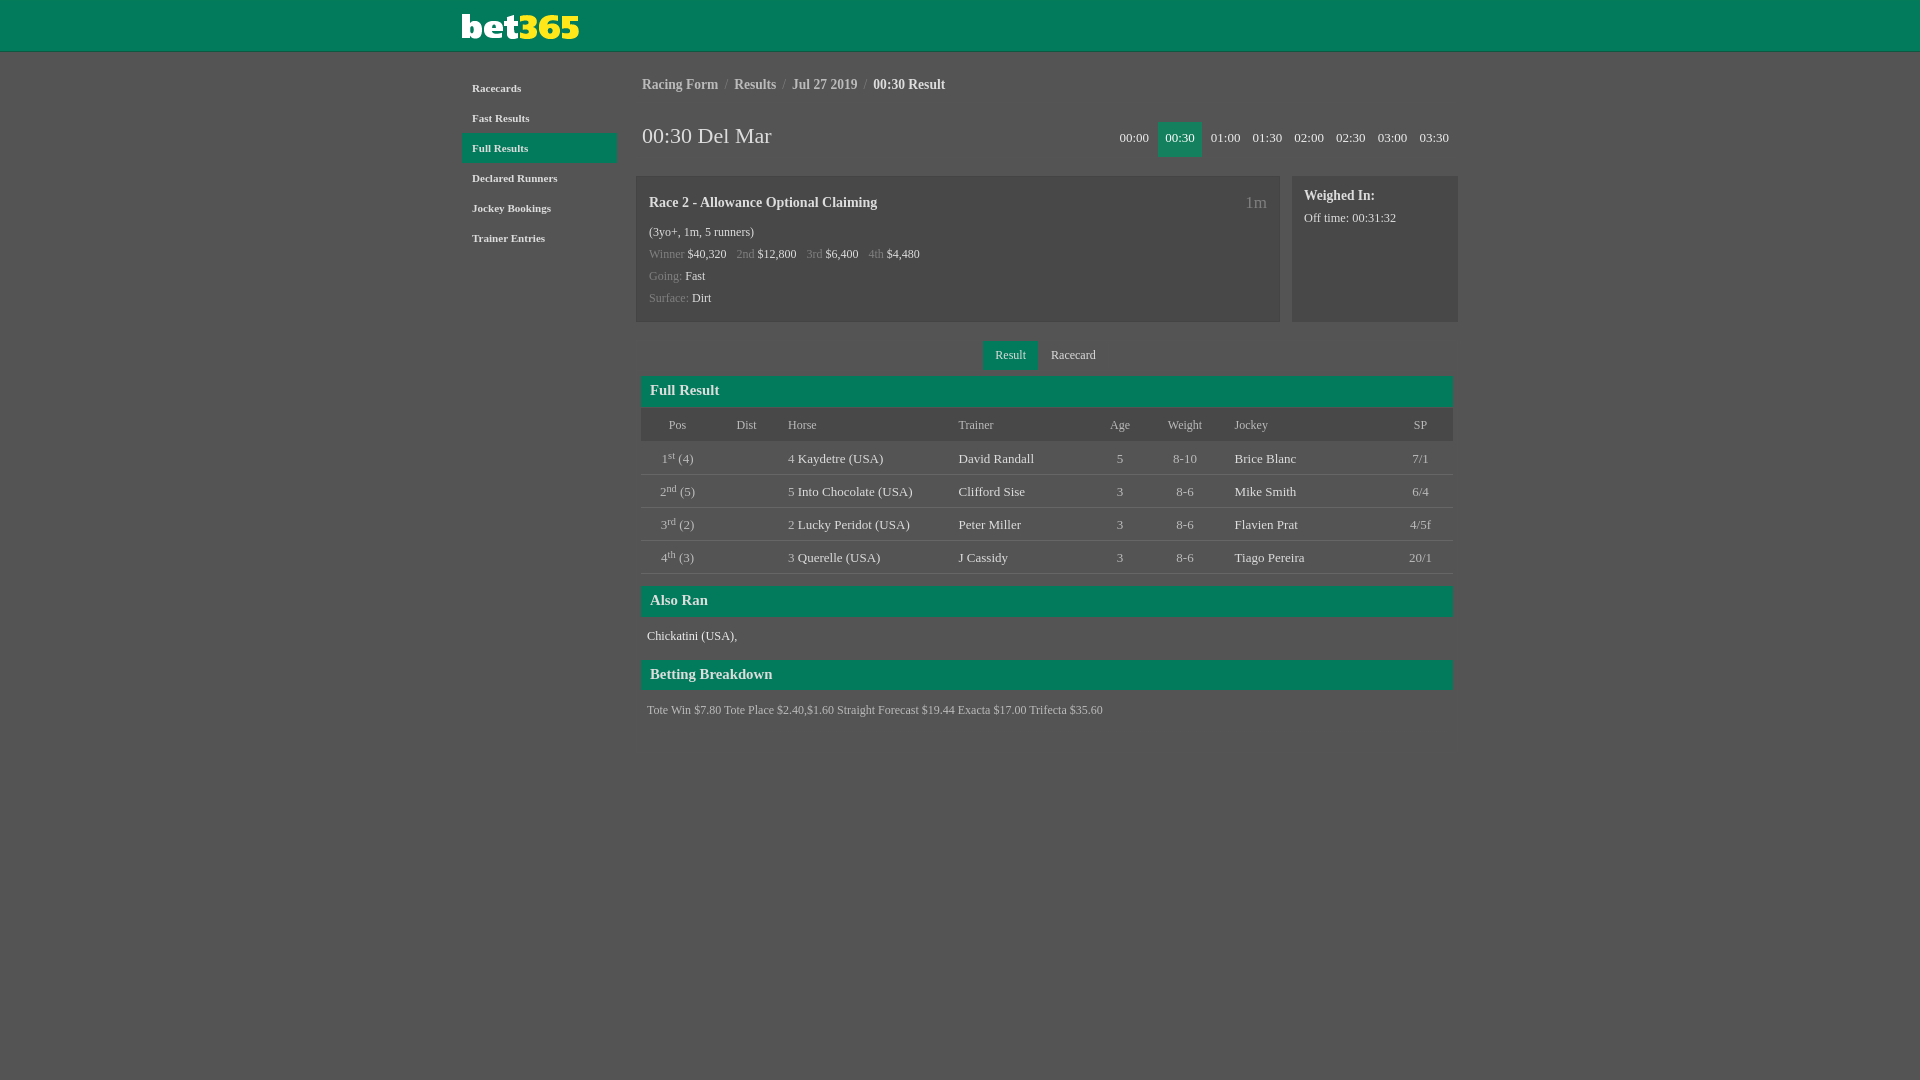 The height and width of the screenshot is (1080, 1920). What do you see at coordinates (690, 636) in the screenshot?
I see `'Chickatini (USA)'` at bounding box center [690, 636].